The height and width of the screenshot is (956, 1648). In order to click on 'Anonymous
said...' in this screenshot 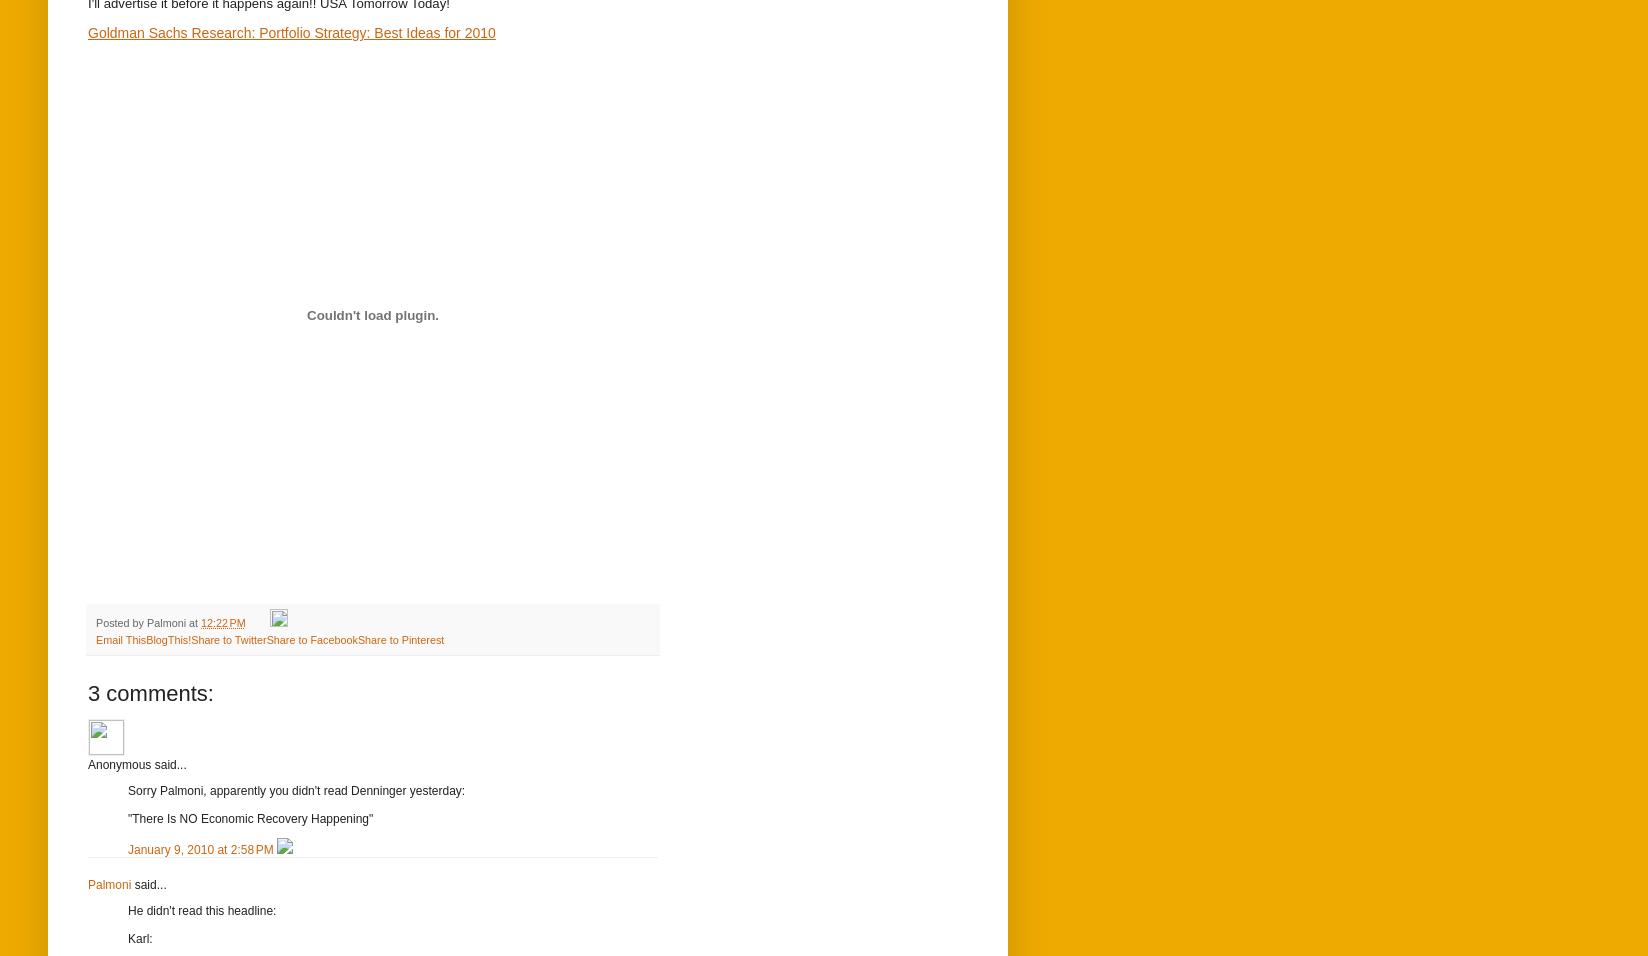, I will do `click(136, 763)`.